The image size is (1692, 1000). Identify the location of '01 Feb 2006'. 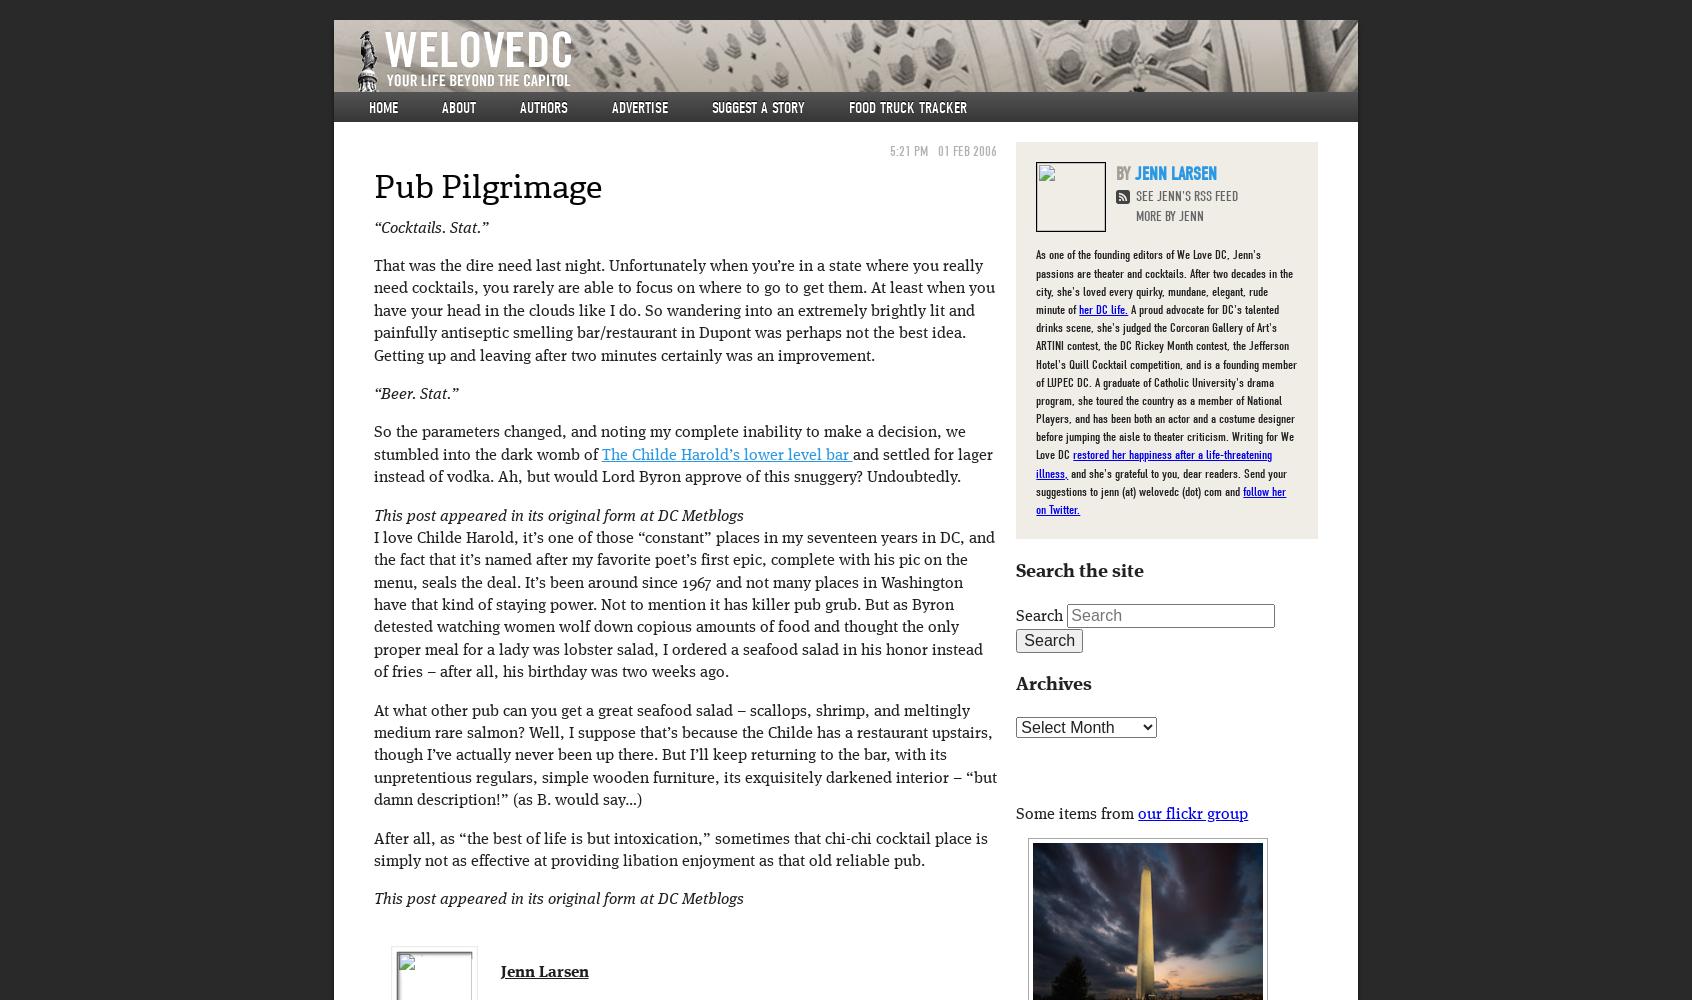
(967, 151).